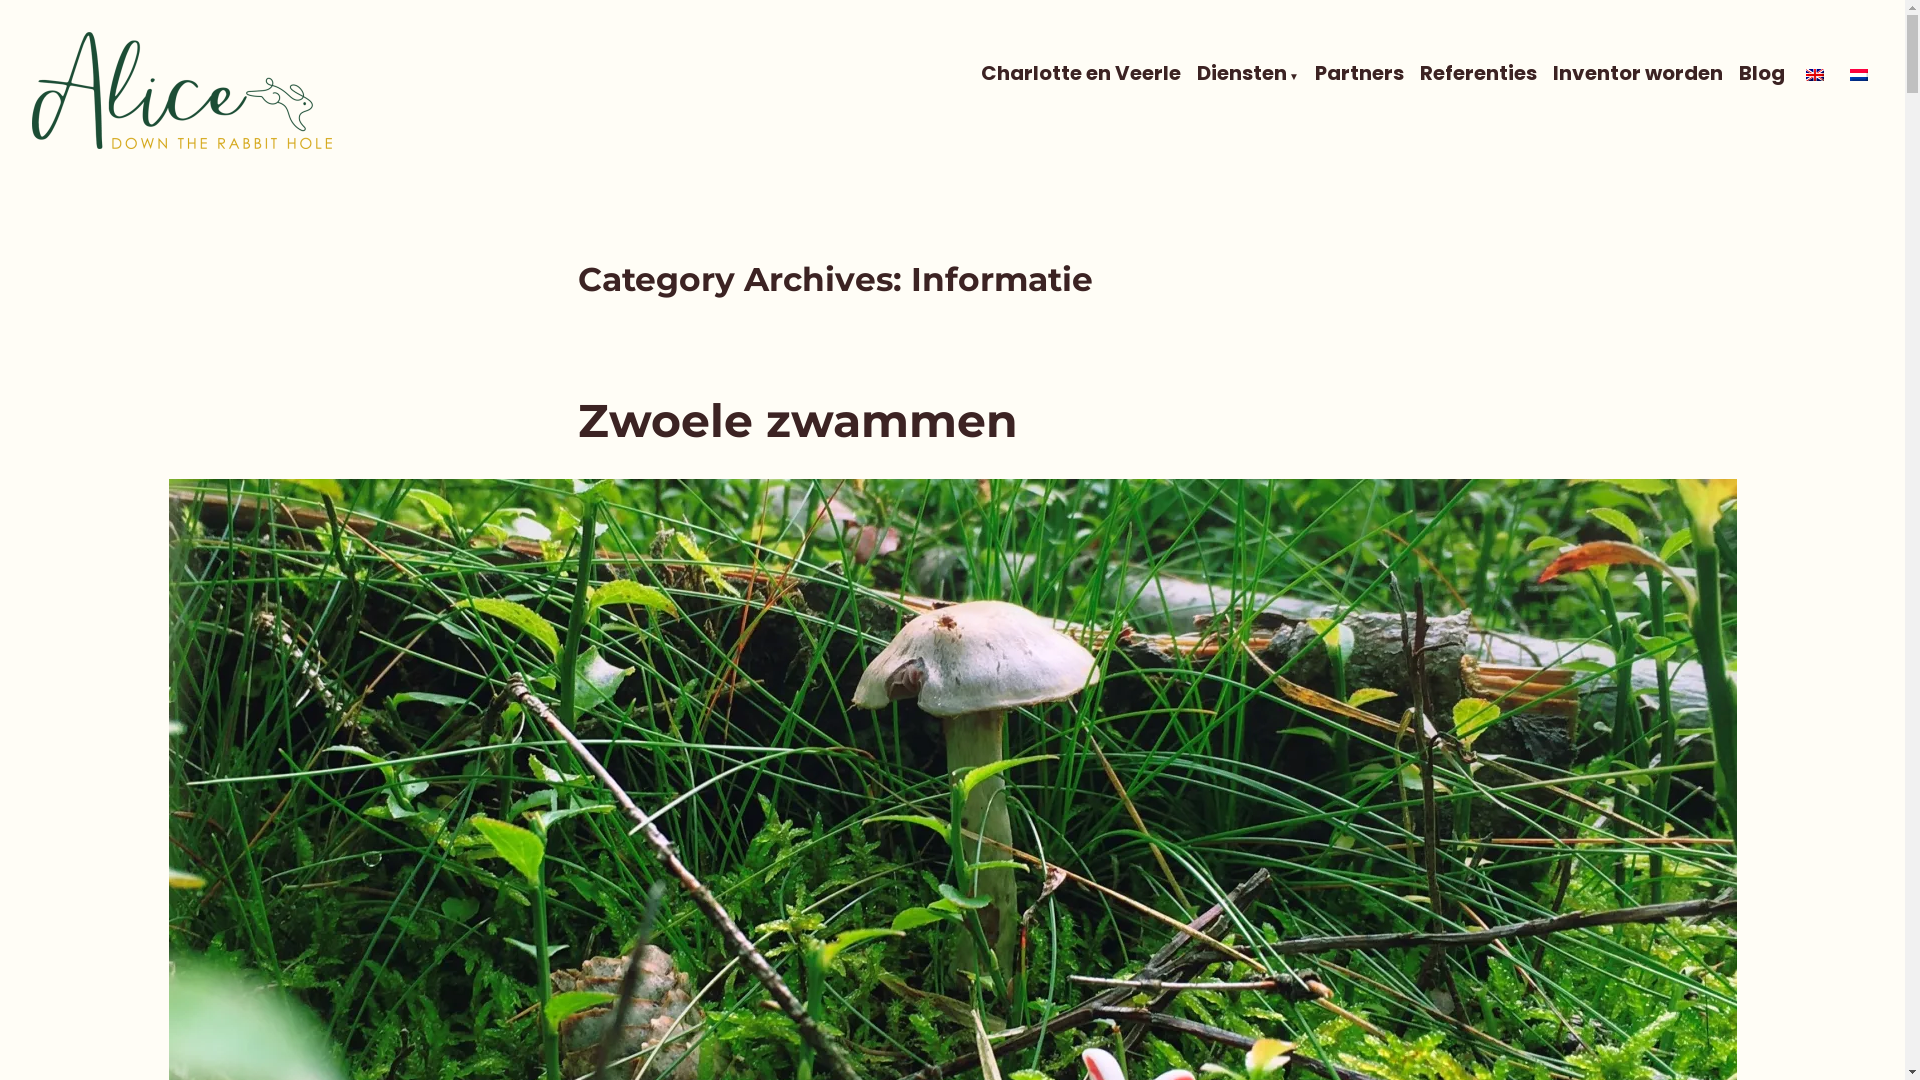 Image resolution: width=1920 pixels, height=1080 pixels. I want to click on 'Partners', so click(1359, 72).